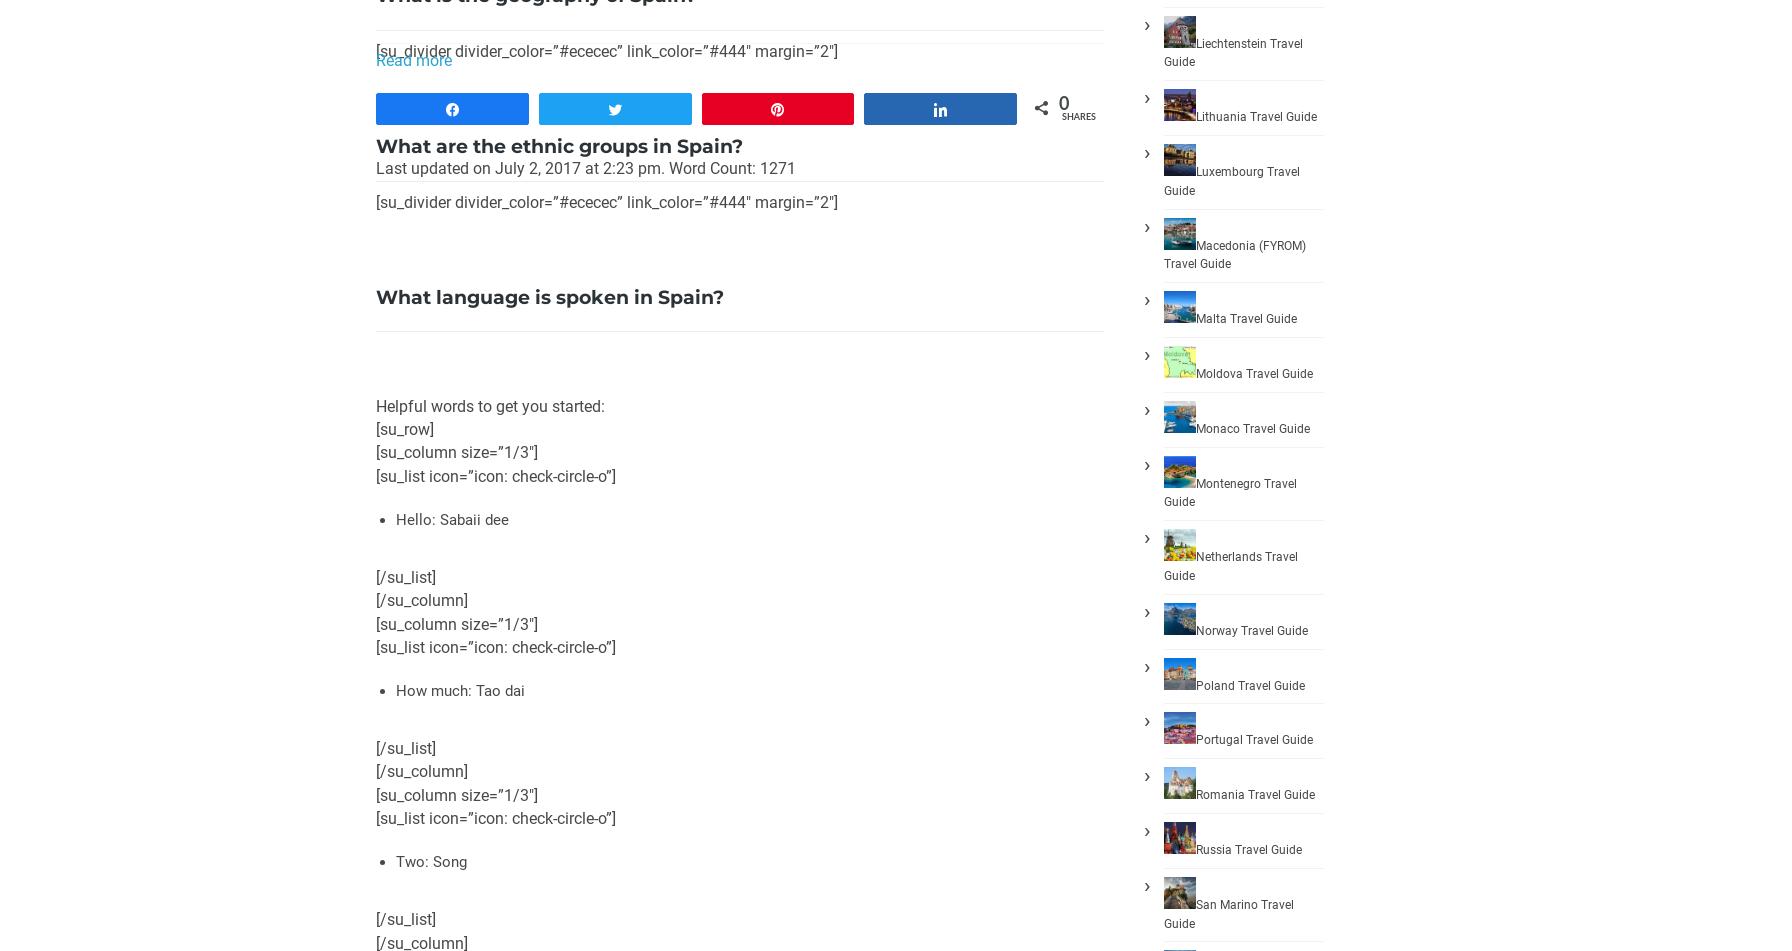  I want to click on 'Monaco Travel Guide', so click(1252, 427).